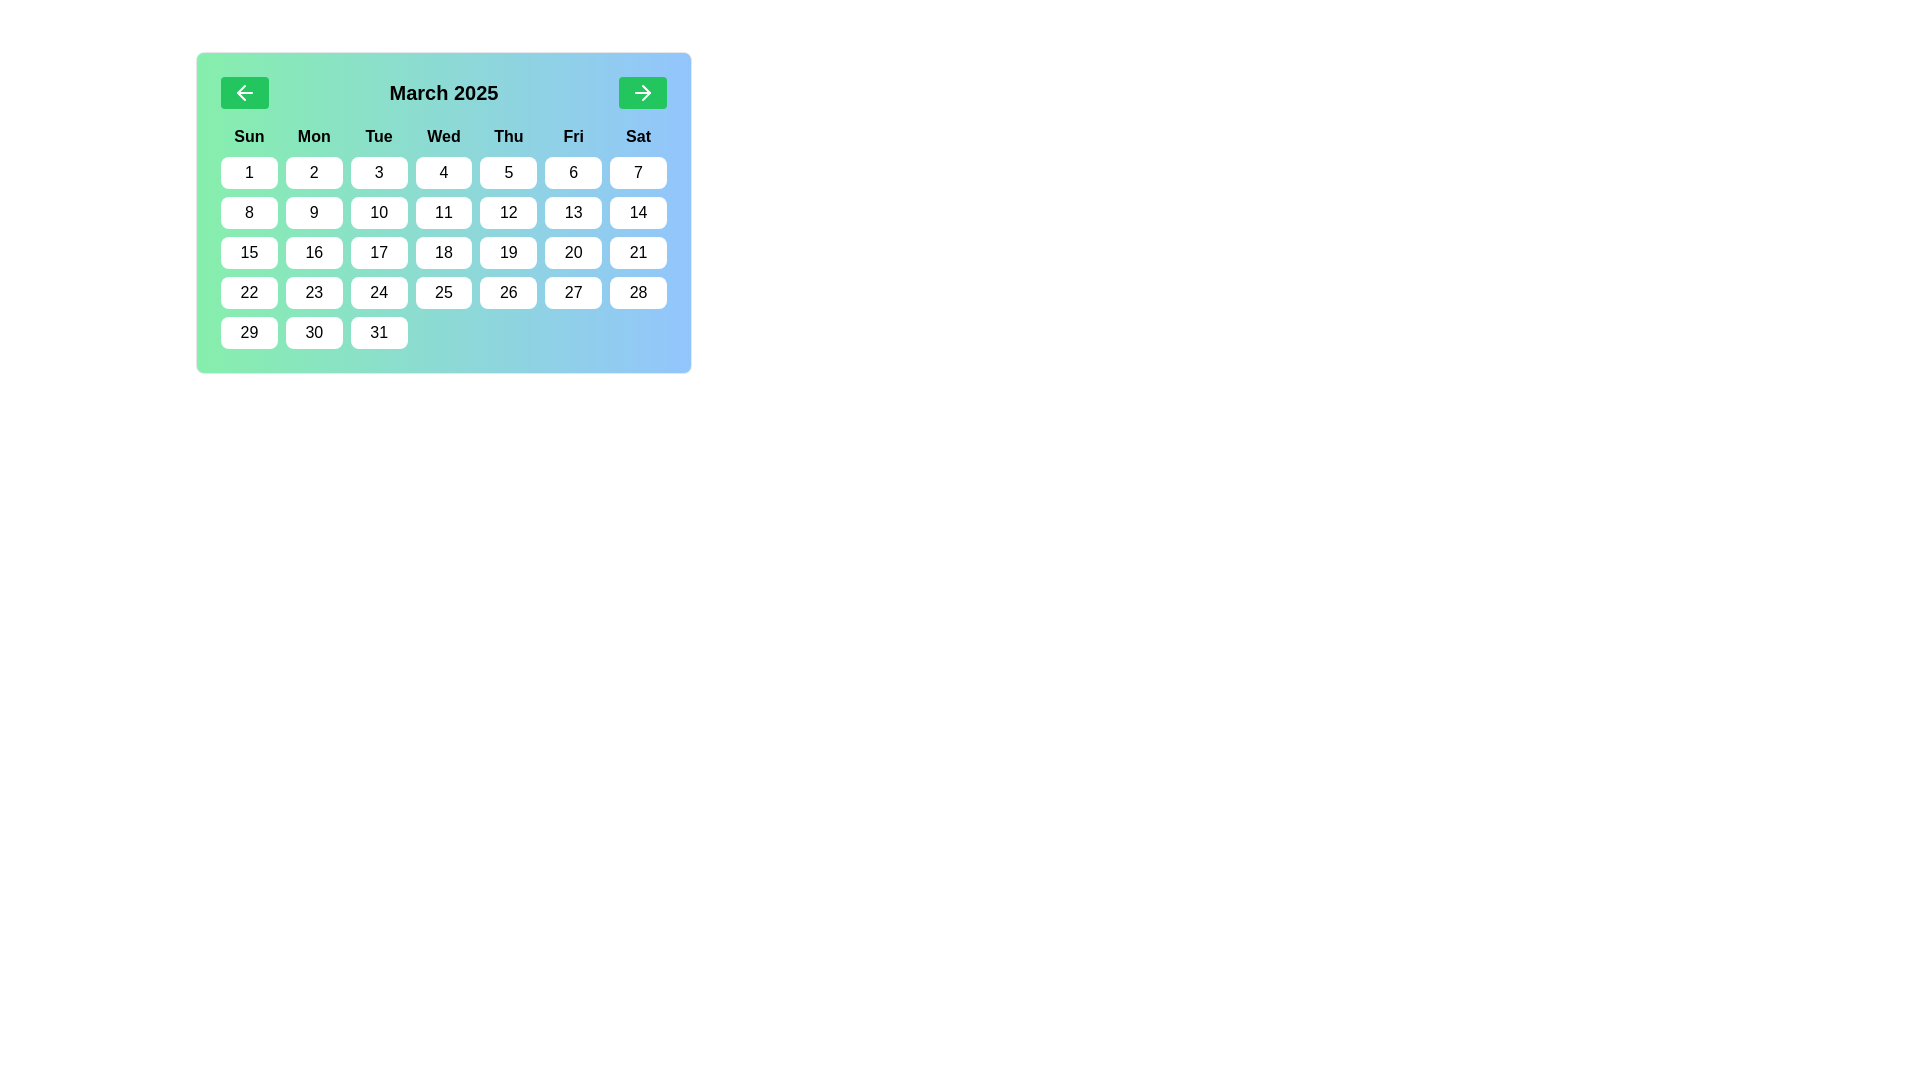 The image size is (1920, 1080). What do you see at coordinates (313, 136) in the screenshot?
I see `the text label indicating 'Monday', which is the second element in the row of weekday labels in the calendar interface` at bounding box center [313, 136].